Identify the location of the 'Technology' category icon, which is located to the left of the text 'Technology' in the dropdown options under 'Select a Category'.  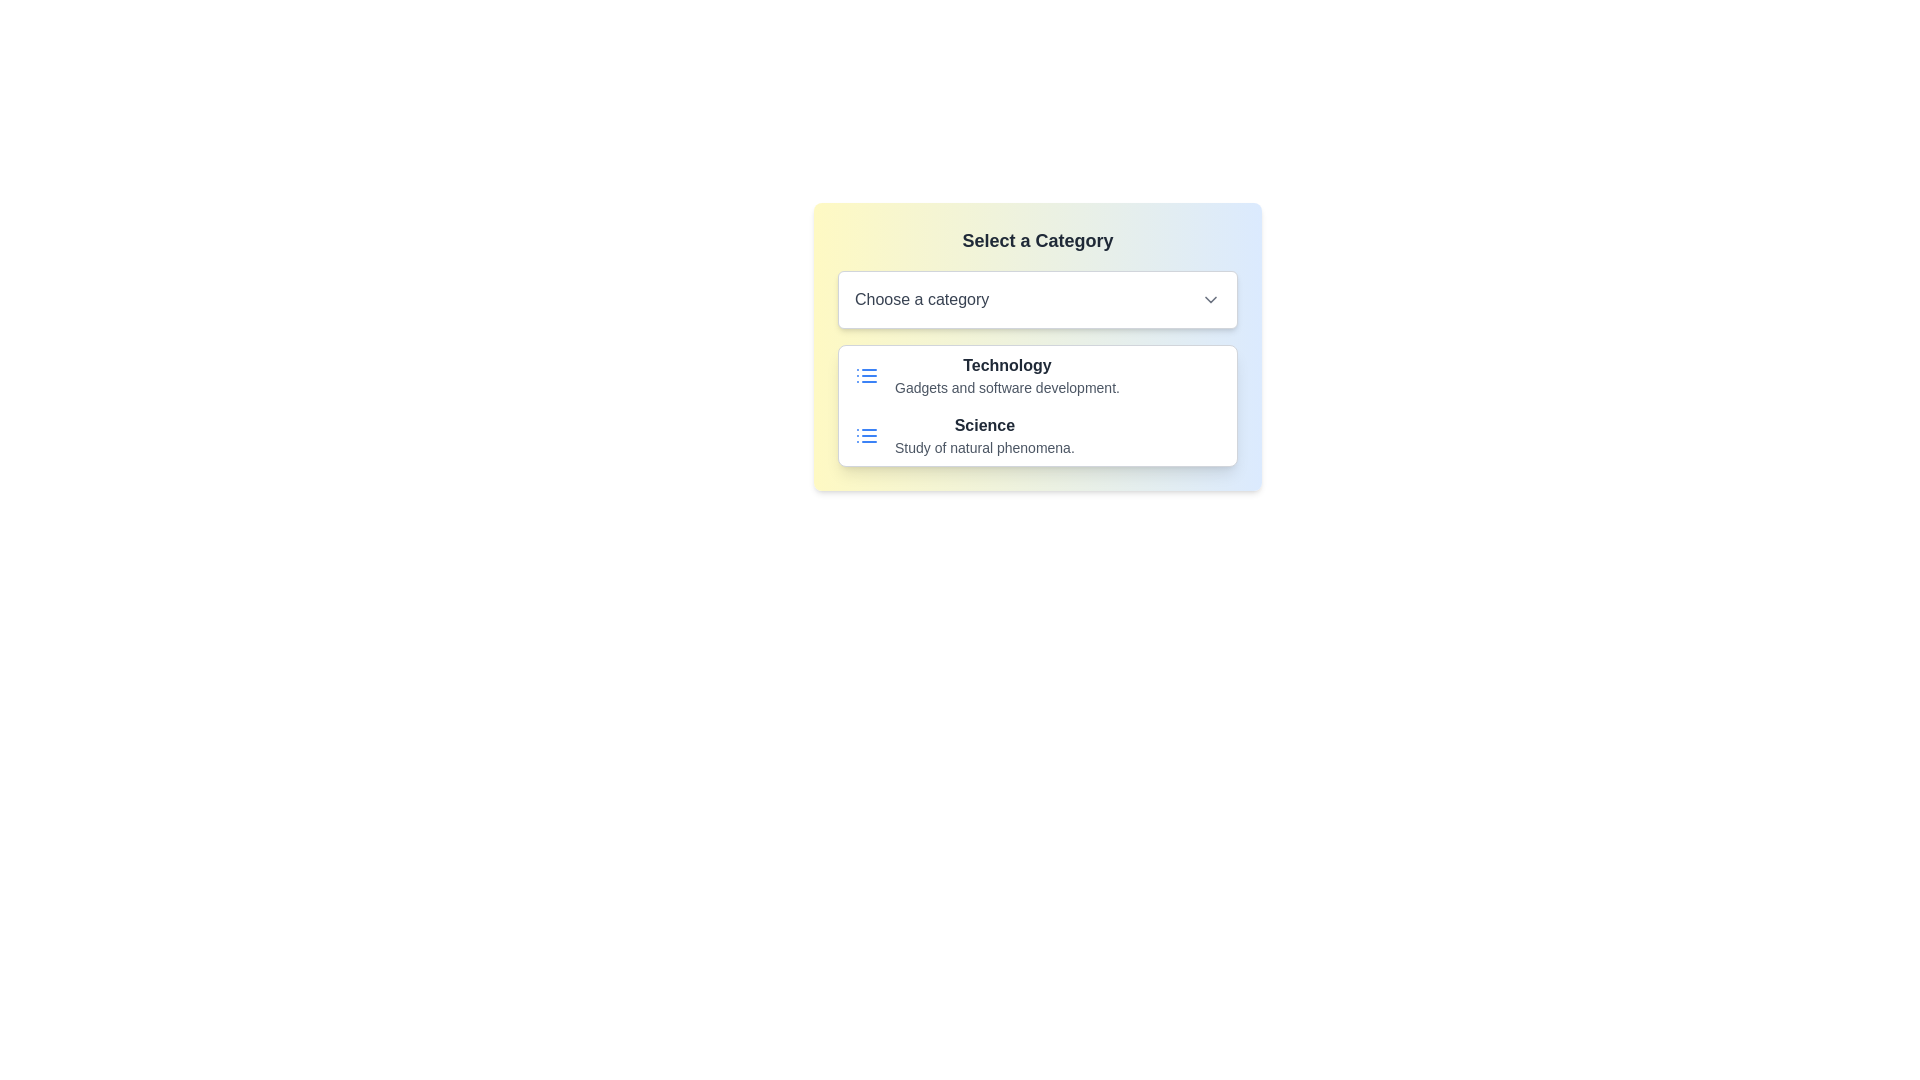
(867, 375).